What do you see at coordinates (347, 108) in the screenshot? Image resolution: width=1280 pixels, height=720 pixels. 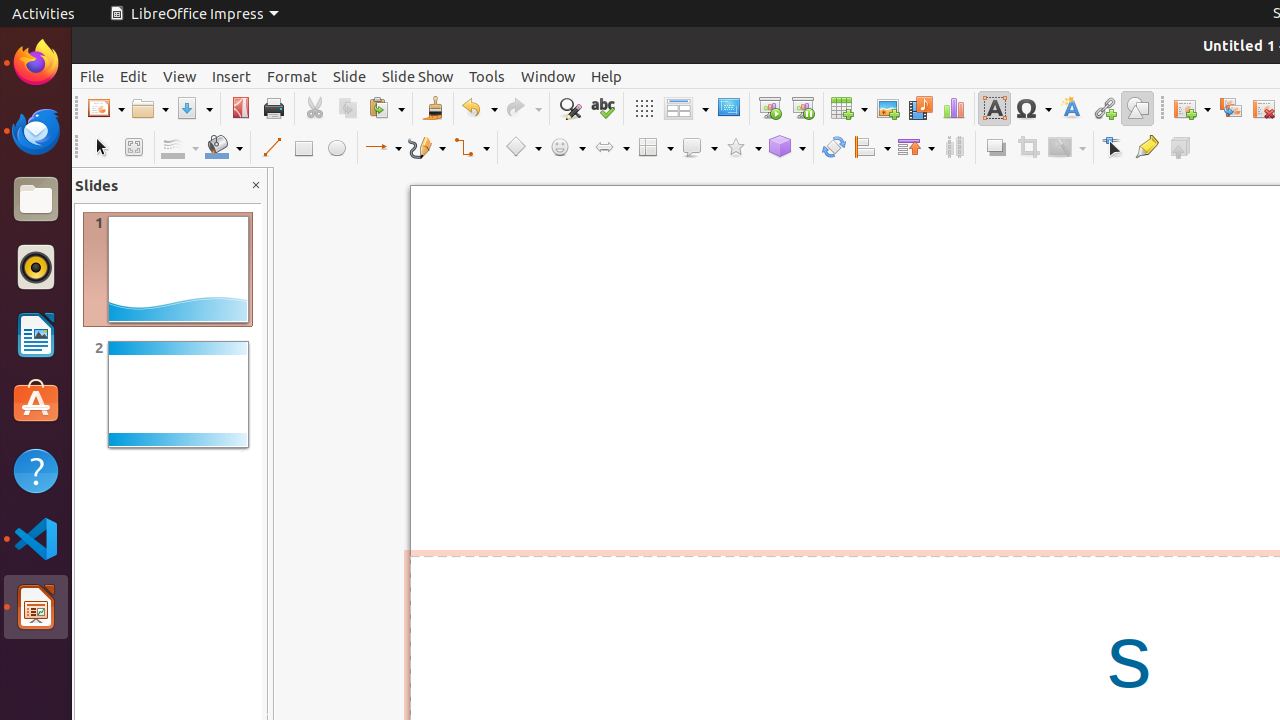 I see `'Copy'` at bounding box center [347, 108].